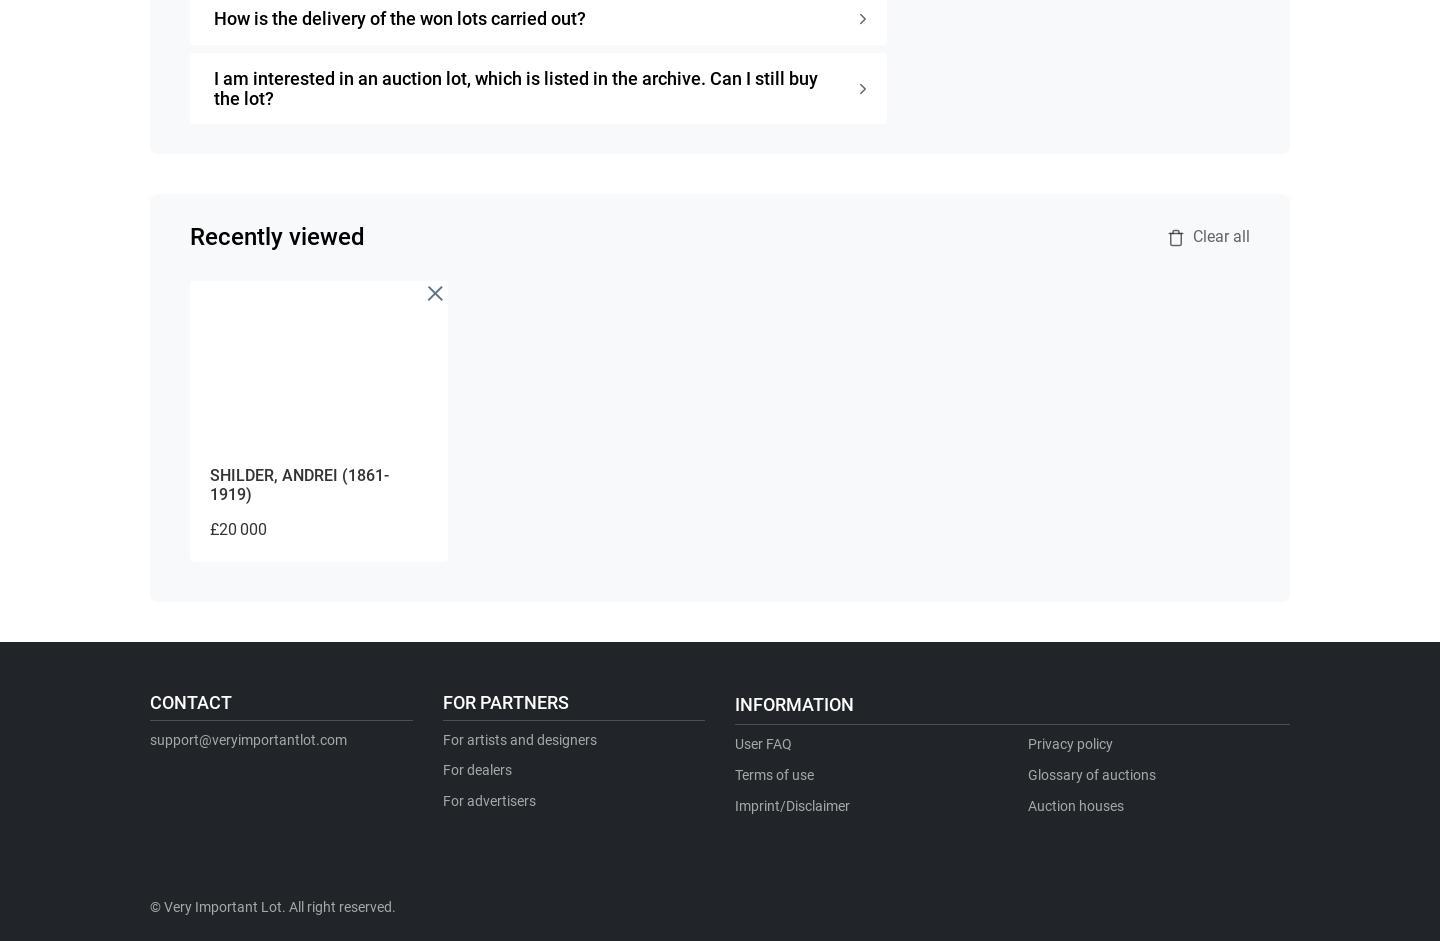 This screenshot has width=1440, height=941. I want to click on 'Contact', so click(190, 701).